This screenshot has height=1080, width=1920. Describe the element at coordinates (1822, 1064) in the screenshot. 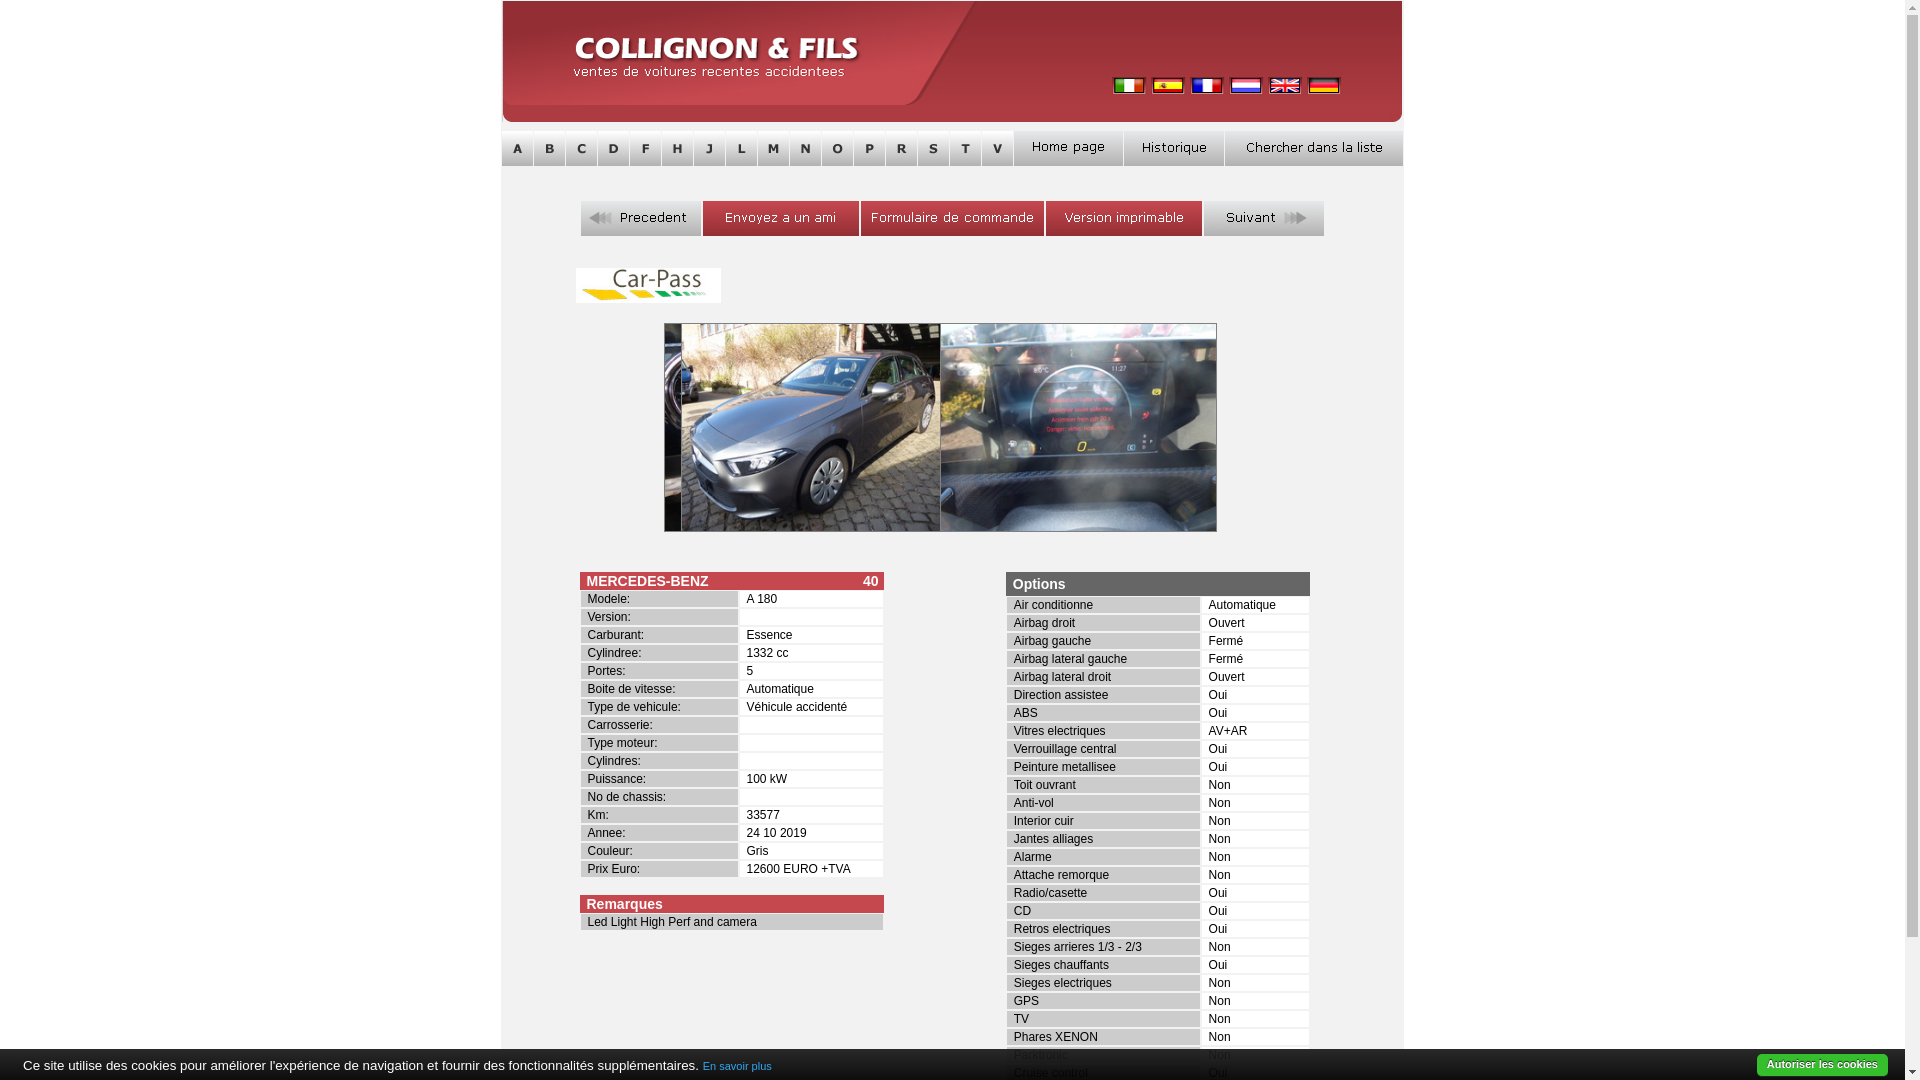

I see `'Autoriser les cookies'` at that location.